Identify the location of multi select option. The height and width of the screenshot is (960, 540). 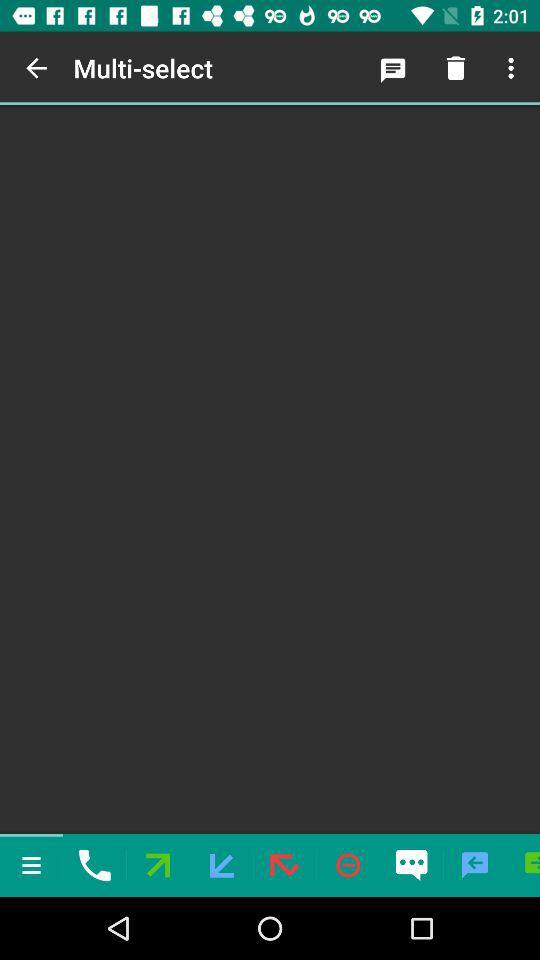
(270, 469).